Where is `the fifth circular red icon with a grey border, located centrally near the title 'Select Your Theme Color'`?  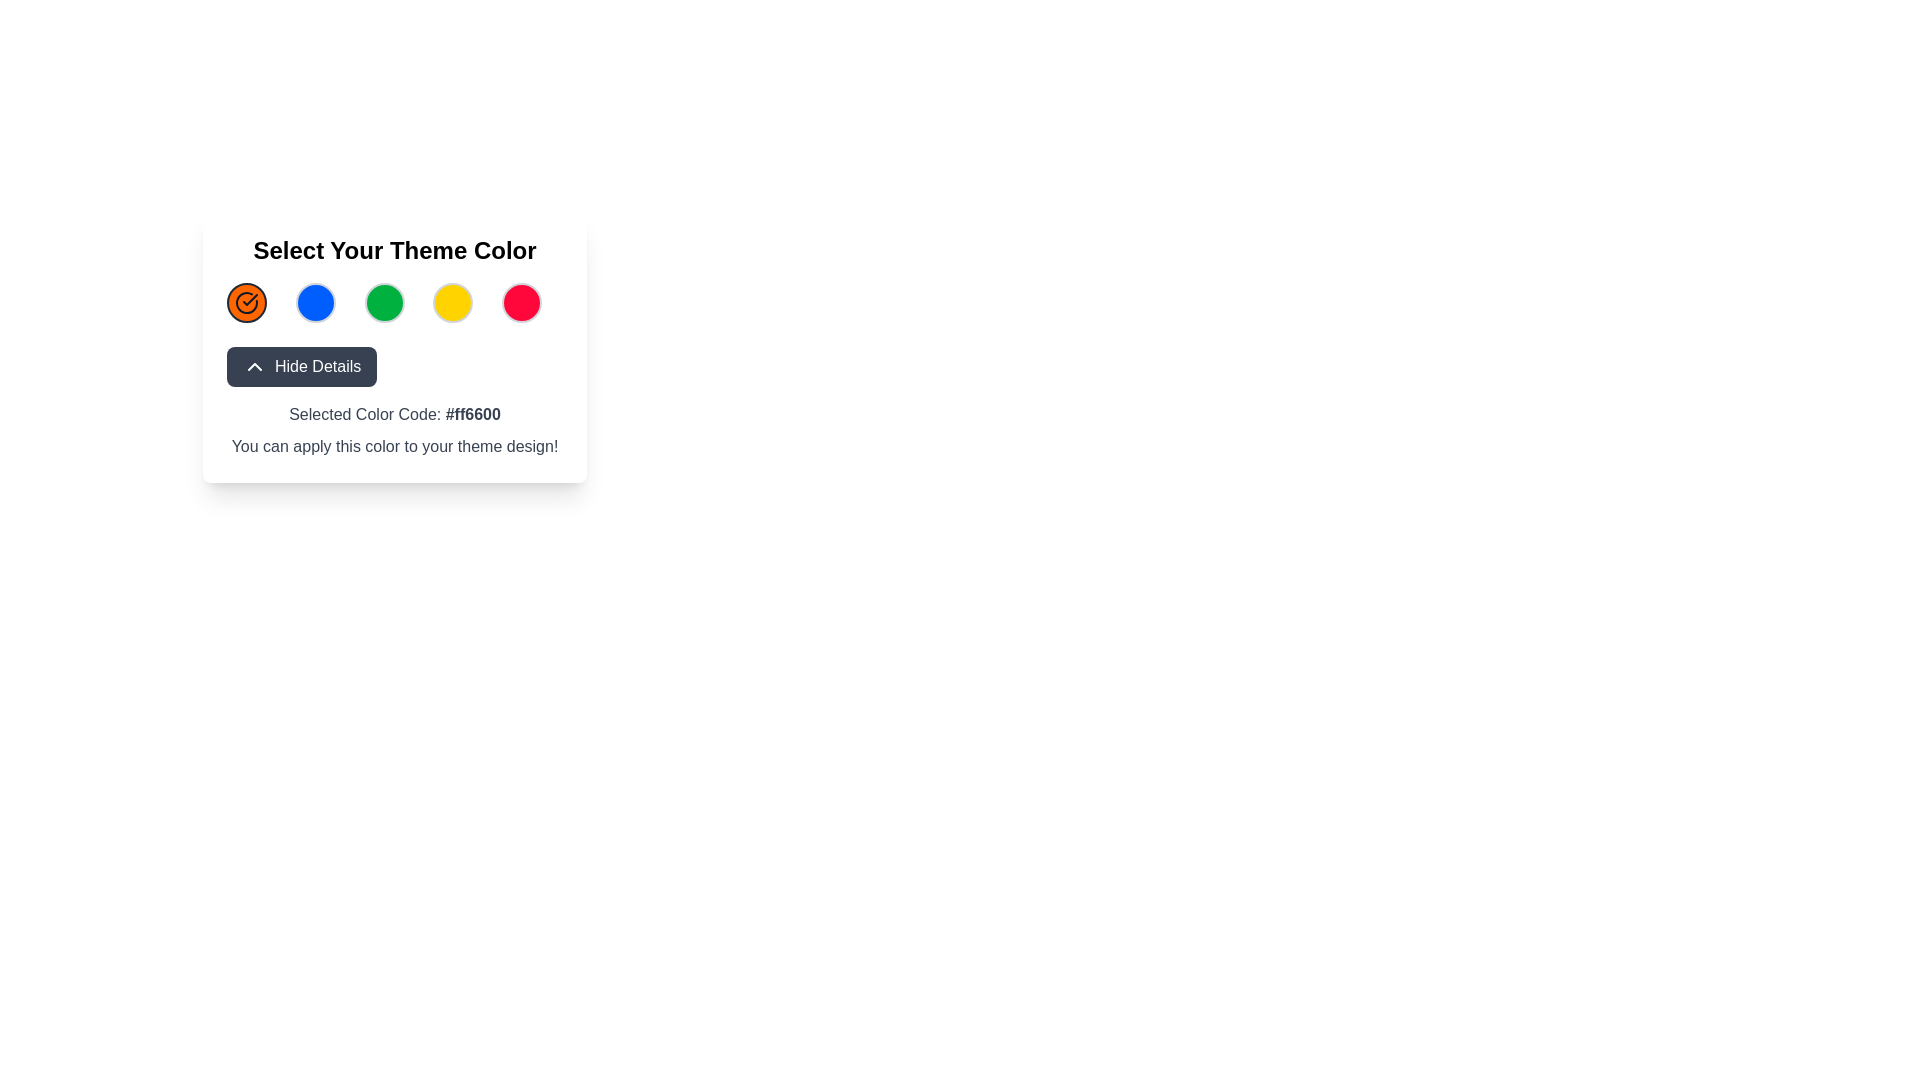 the fifth circular red icon with a grey border, located centrally near the title 'Select Your Theme Color' is located at coordinates (522, 303).